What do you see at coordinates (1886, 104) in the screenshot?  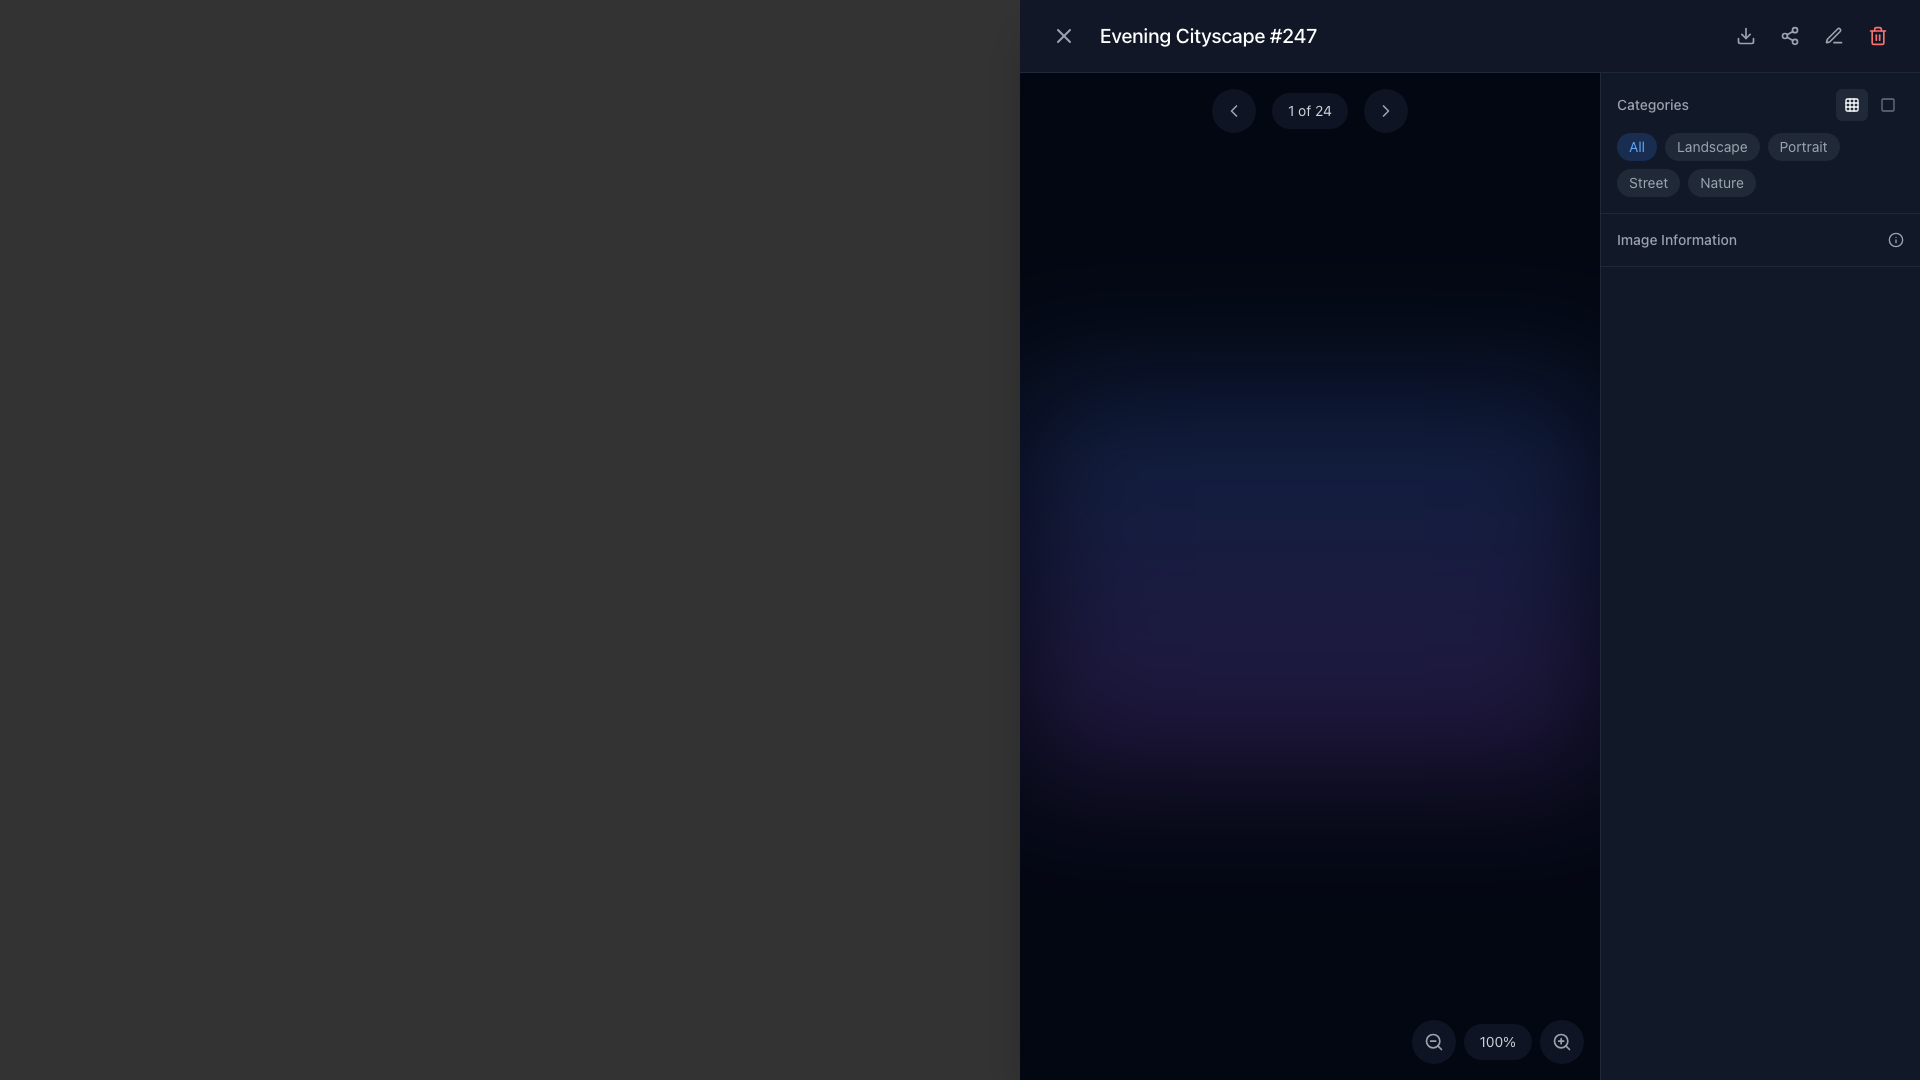 I see `the small square button with rounded corners located in the top-right corner of the interface, adjacent to a grid icon, which changes background color and icon color on hover` at bounding box center [1886, 104].